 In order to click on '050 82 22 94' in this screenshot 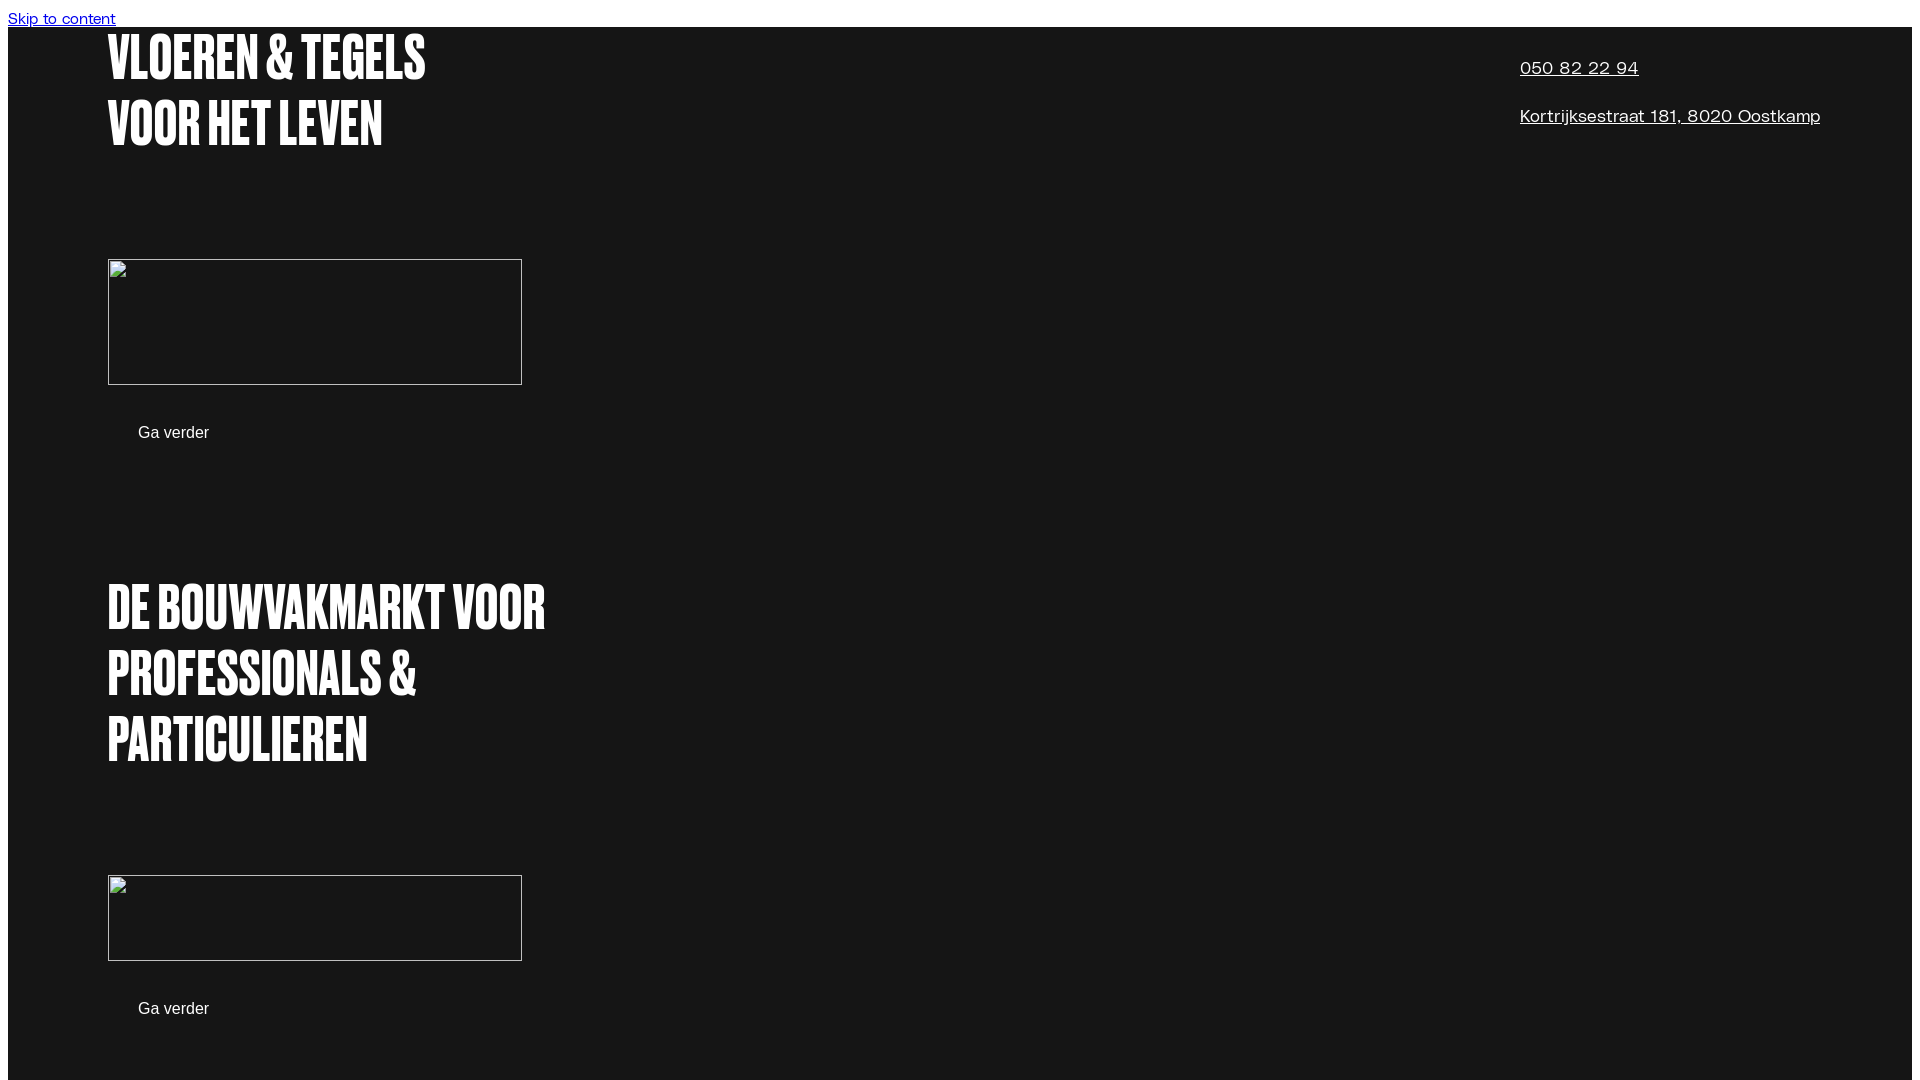, I will do `click(1578, 65)`.